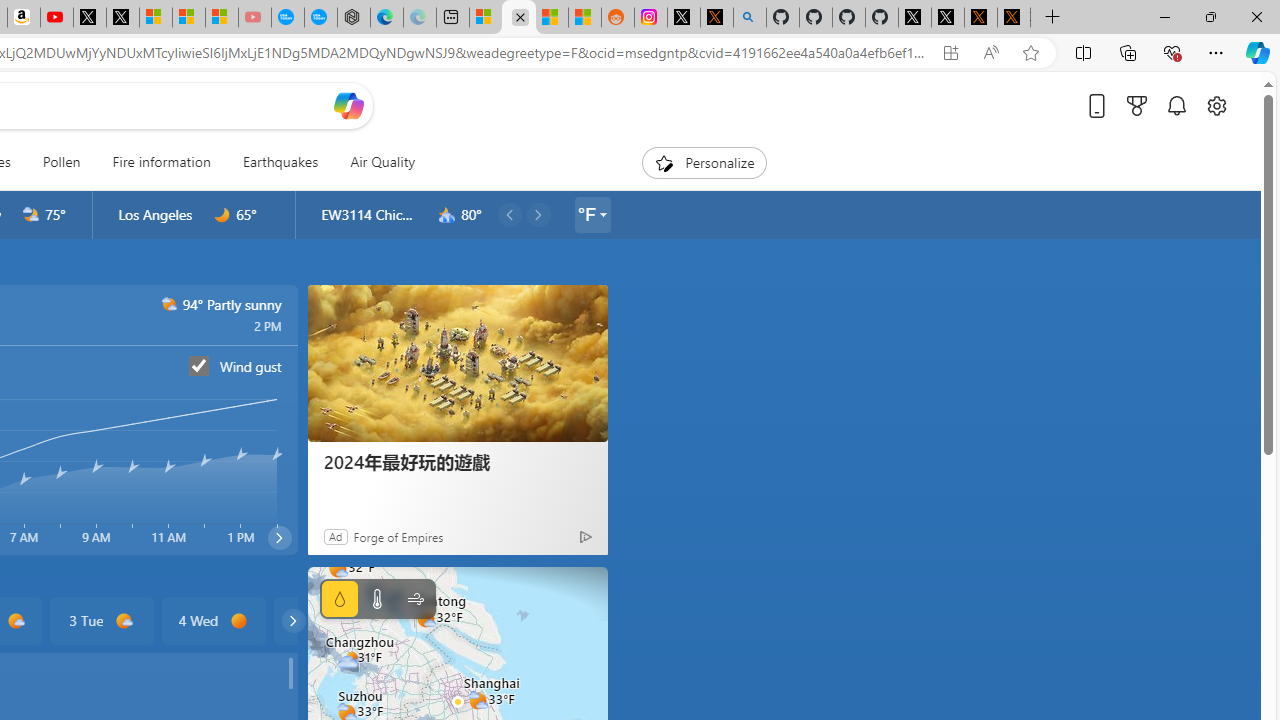  Describe the element at coordinates (1014, 17) in the screenshot. I see `'X Privacy Policy'` at that location.